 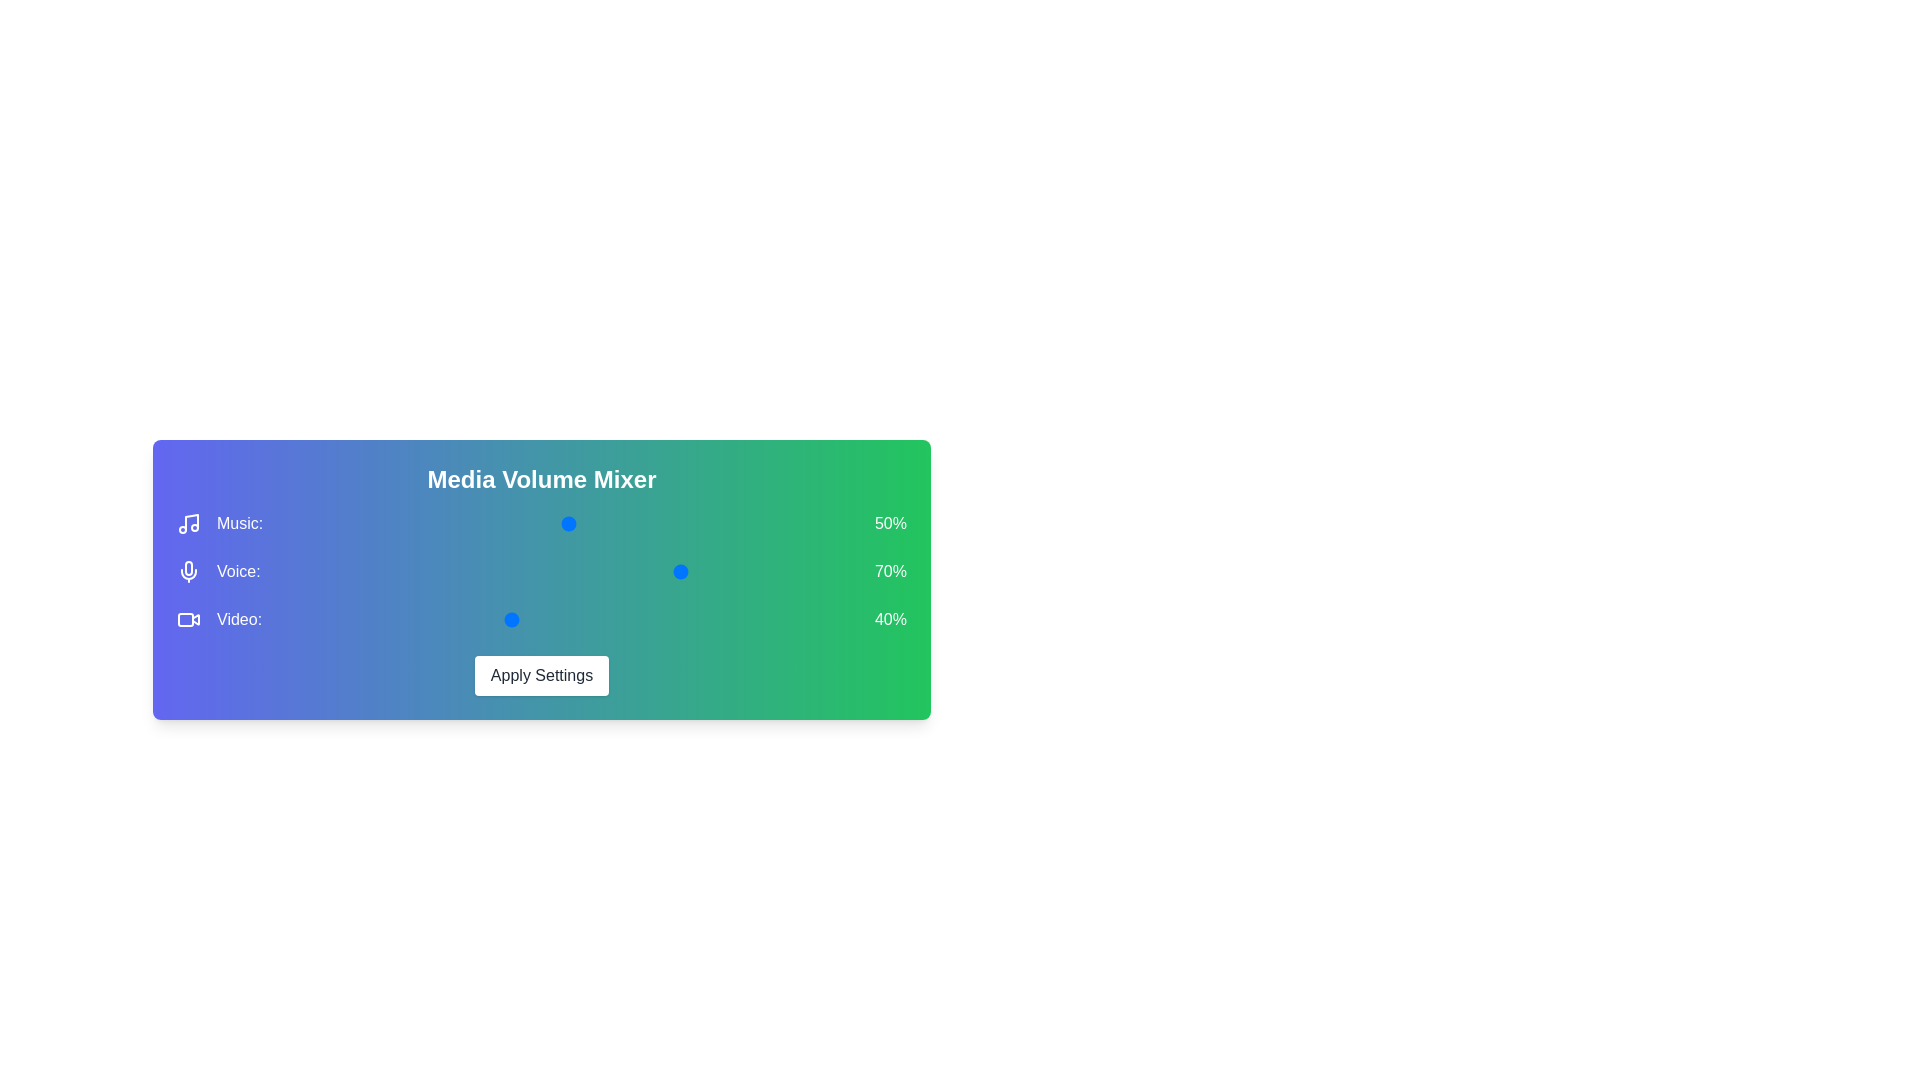 What do you see at coordinates (655, 571) in the screenshot?
I see `the 1 volume to 30% by moving the corresponding slider` at bounding box center [655, 571].